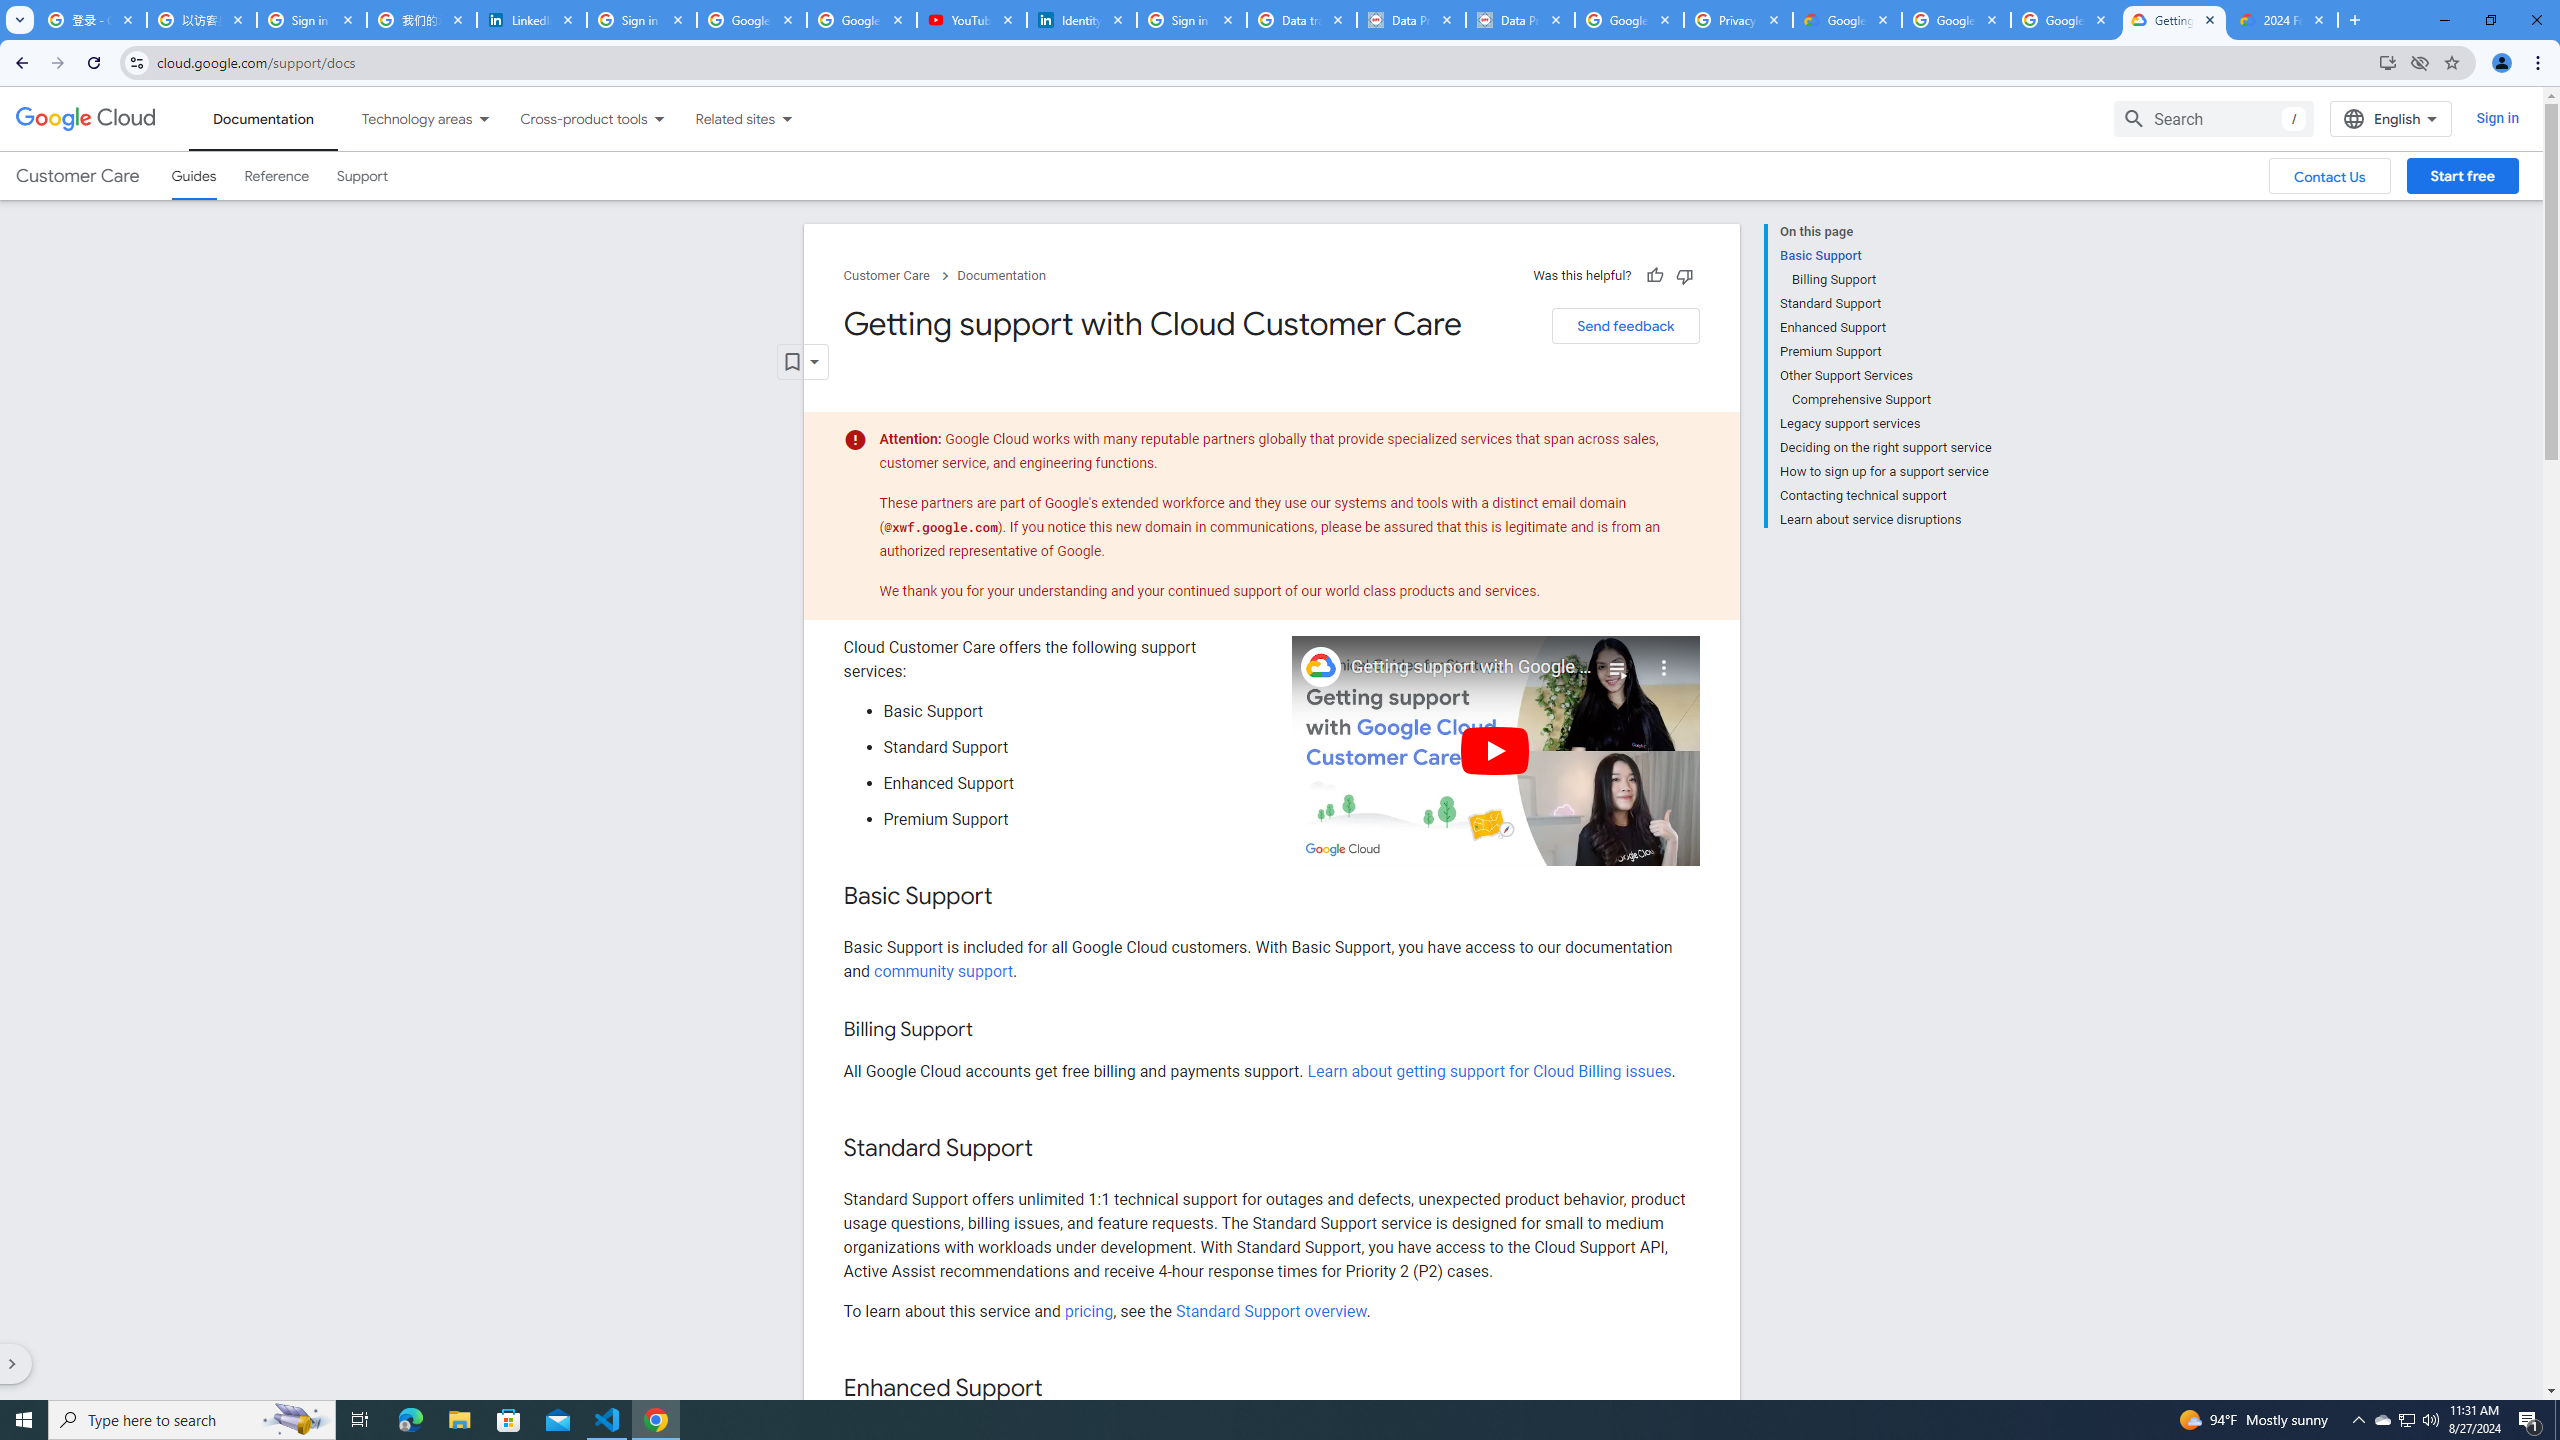  What do you see at coordinates (1625, 325) in the screenshot?
I see `'Send feedback'` at bounding box center [1625, 325].